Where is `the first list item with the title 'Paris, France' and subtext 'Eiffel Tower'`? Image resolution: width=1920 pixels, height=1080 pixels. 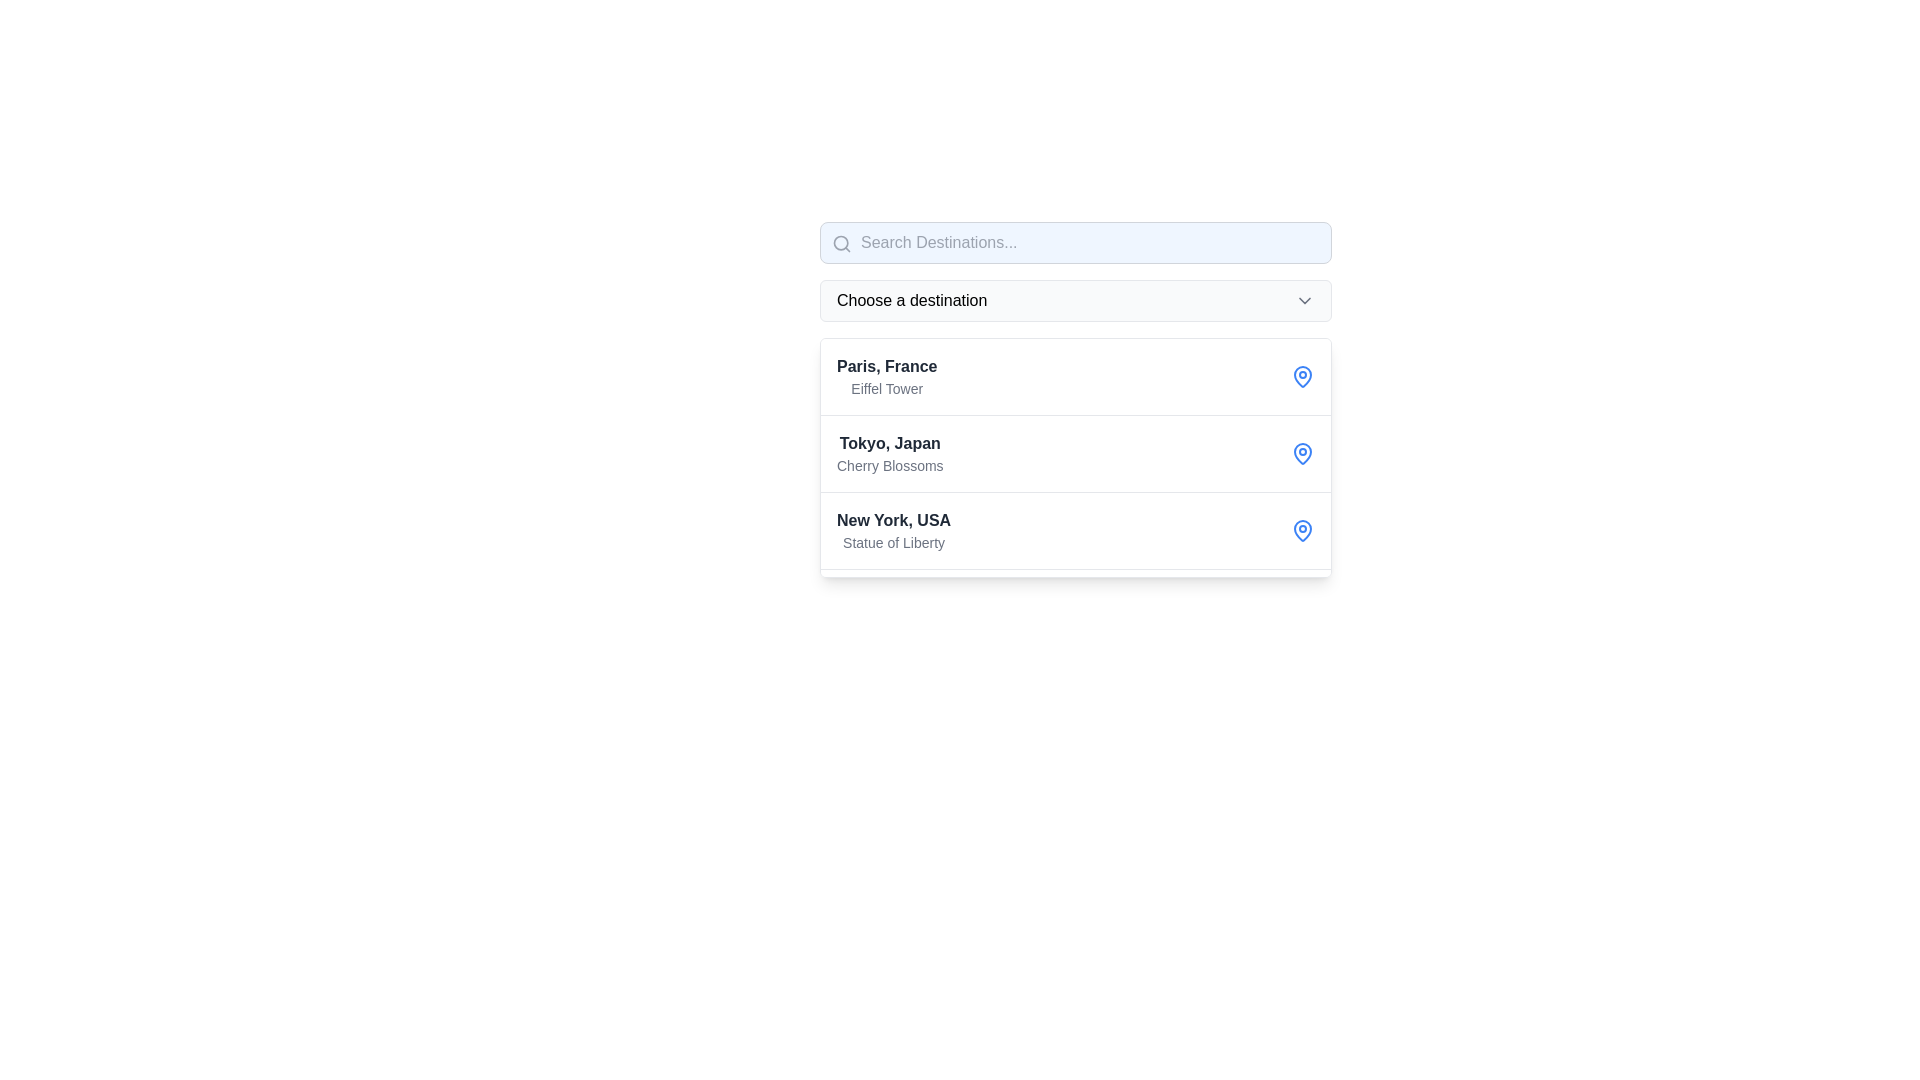 the first list item with the title 'Paris, France' and subtext 'Eiffel Tower' is located at coordinates (1074, 377).